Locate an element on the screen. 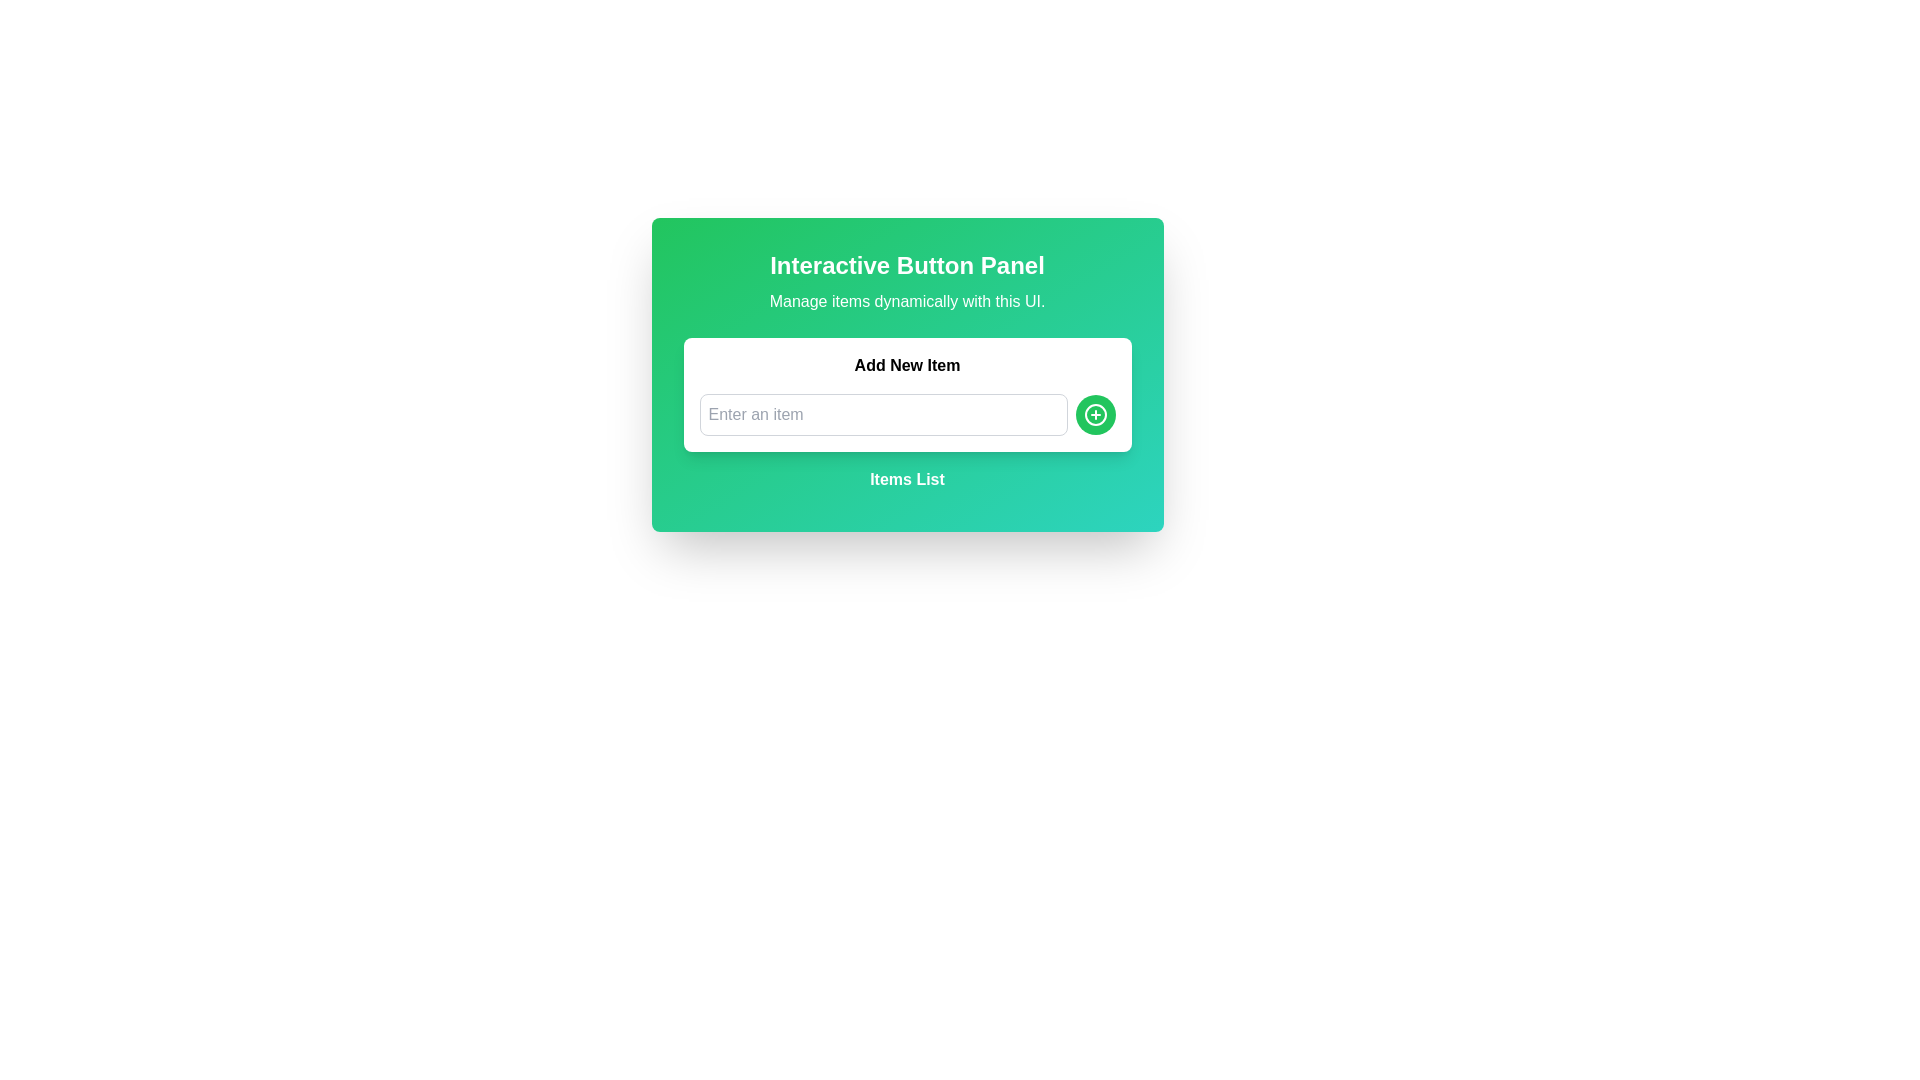 The height and width of the screenshot is (1080, 1920). the text label that serves as a title for the content indicating the subsequent elements are related to an items list, positioned below the 'Add New Item' section and input field is located at coordinates (906, 479).